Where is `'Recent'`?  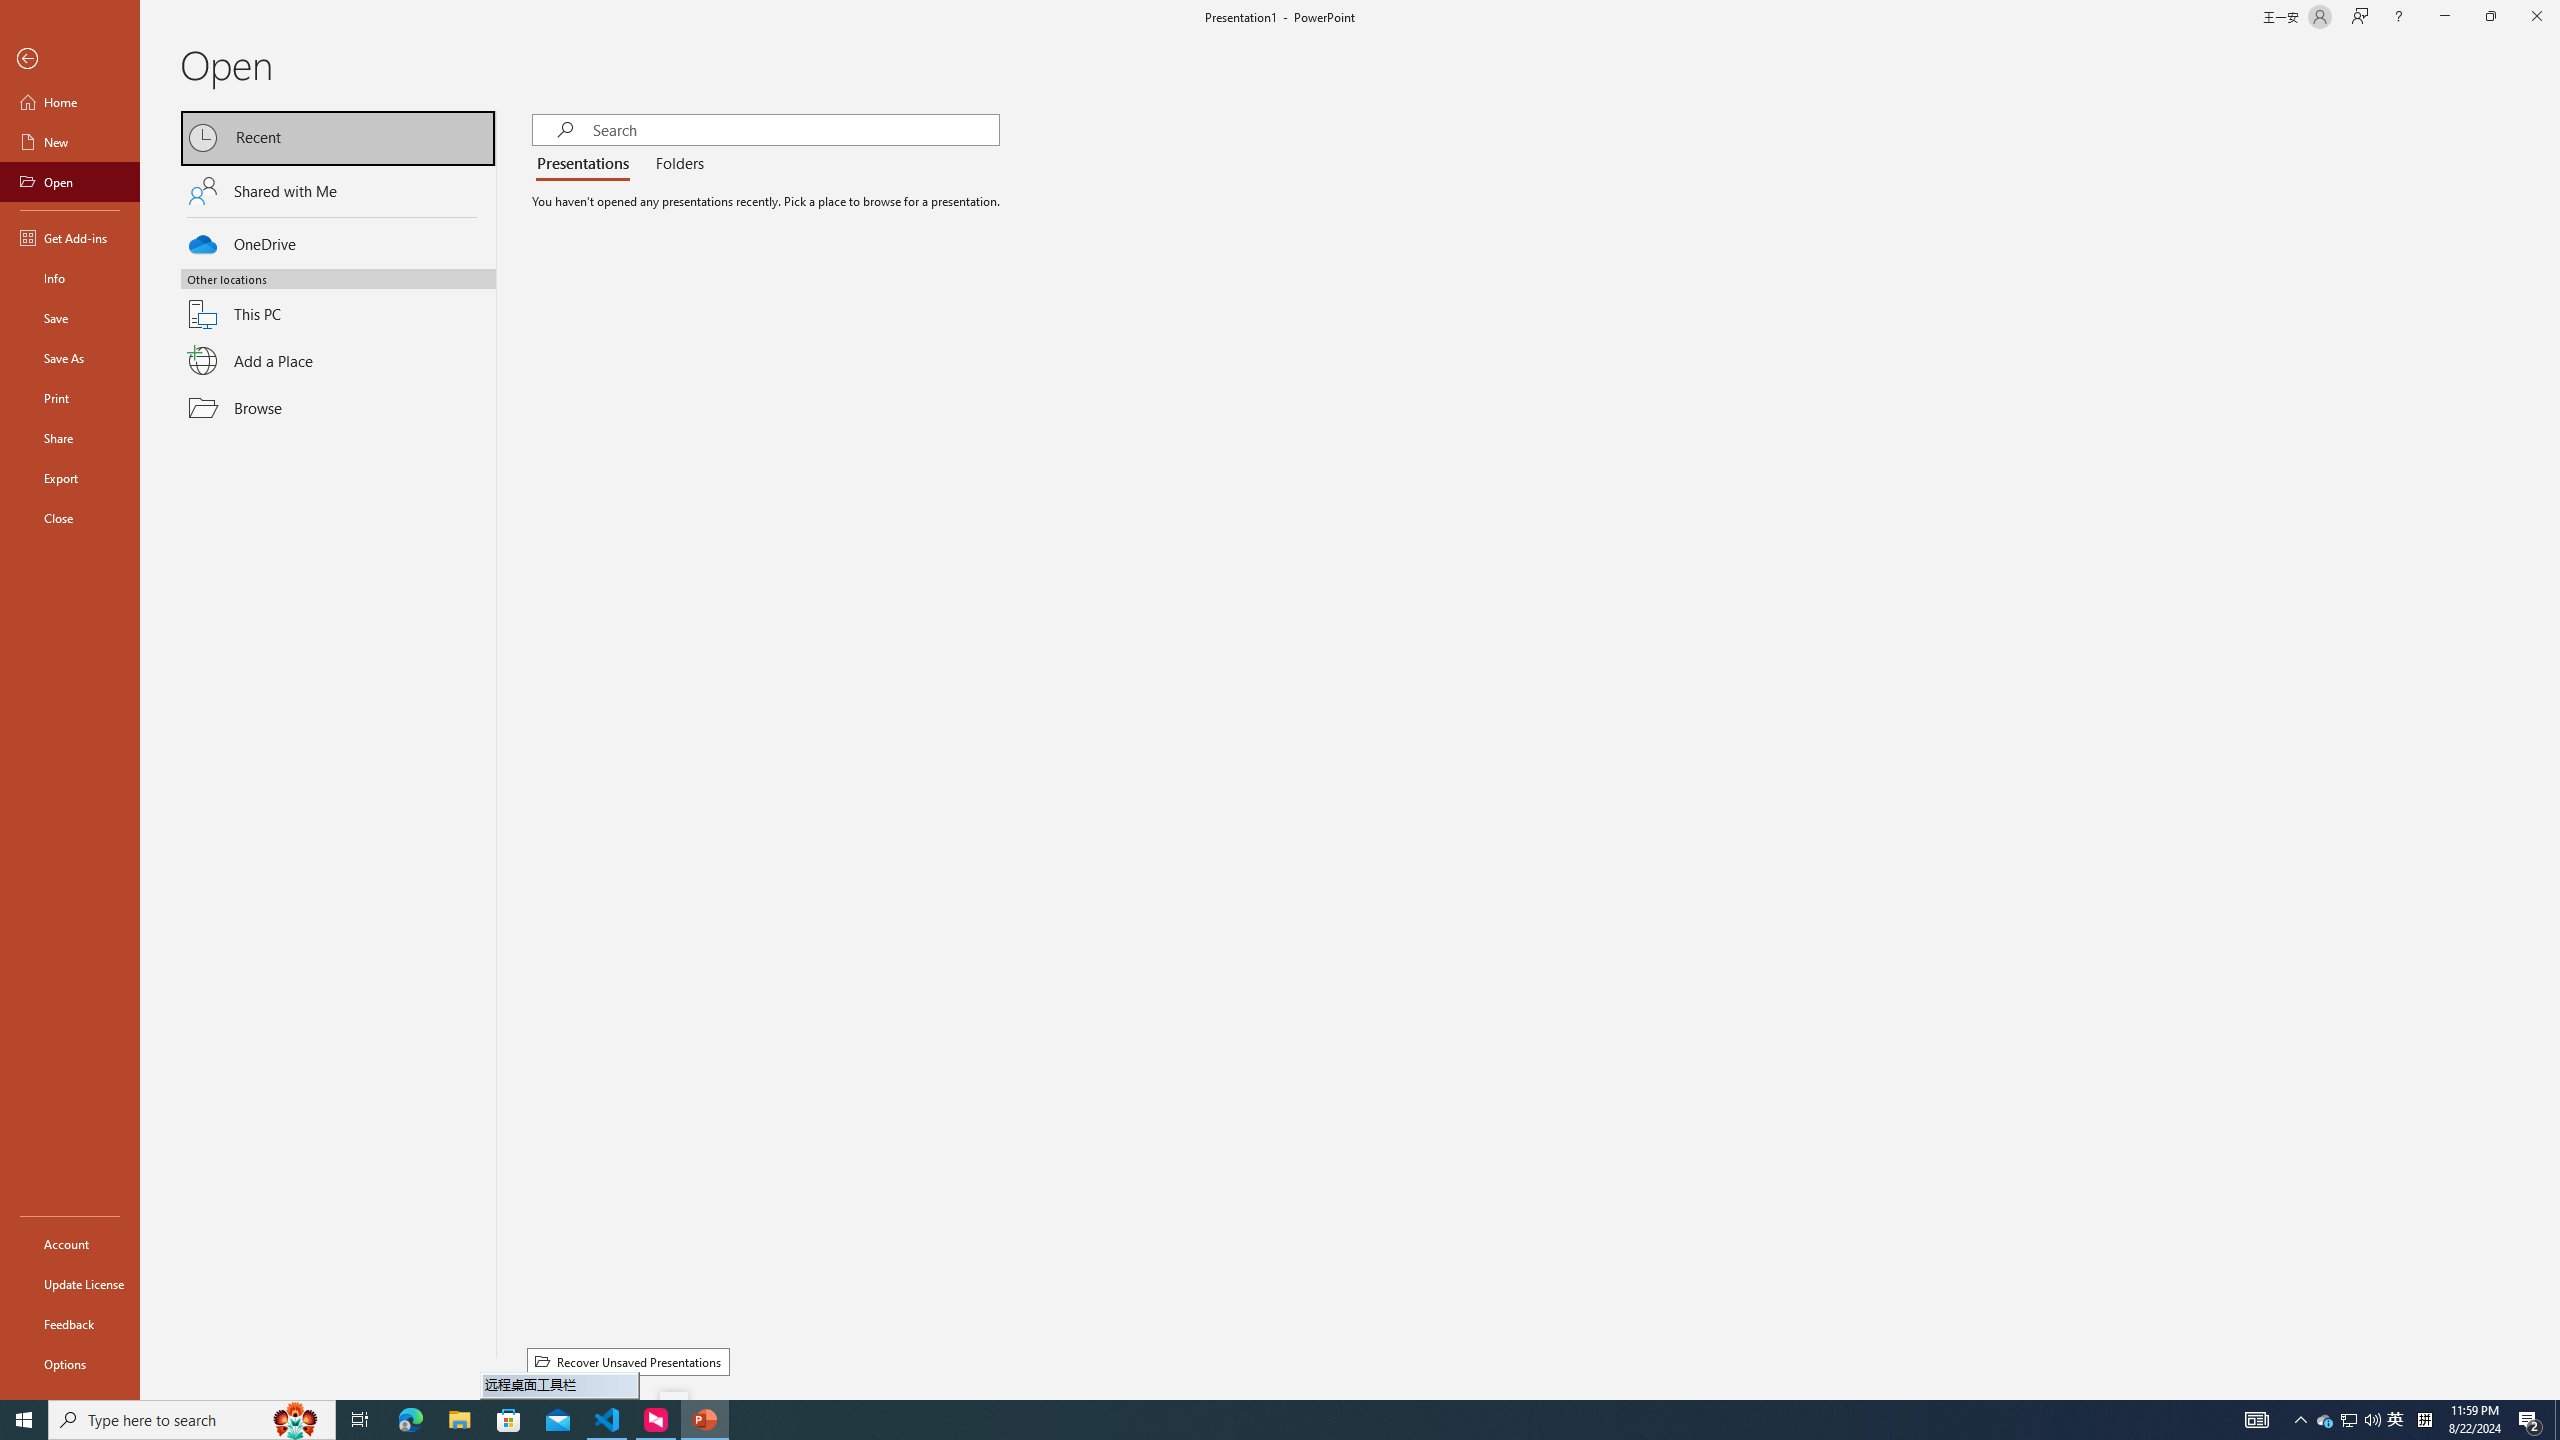
'Recent' is located at coordinates (338, 137).